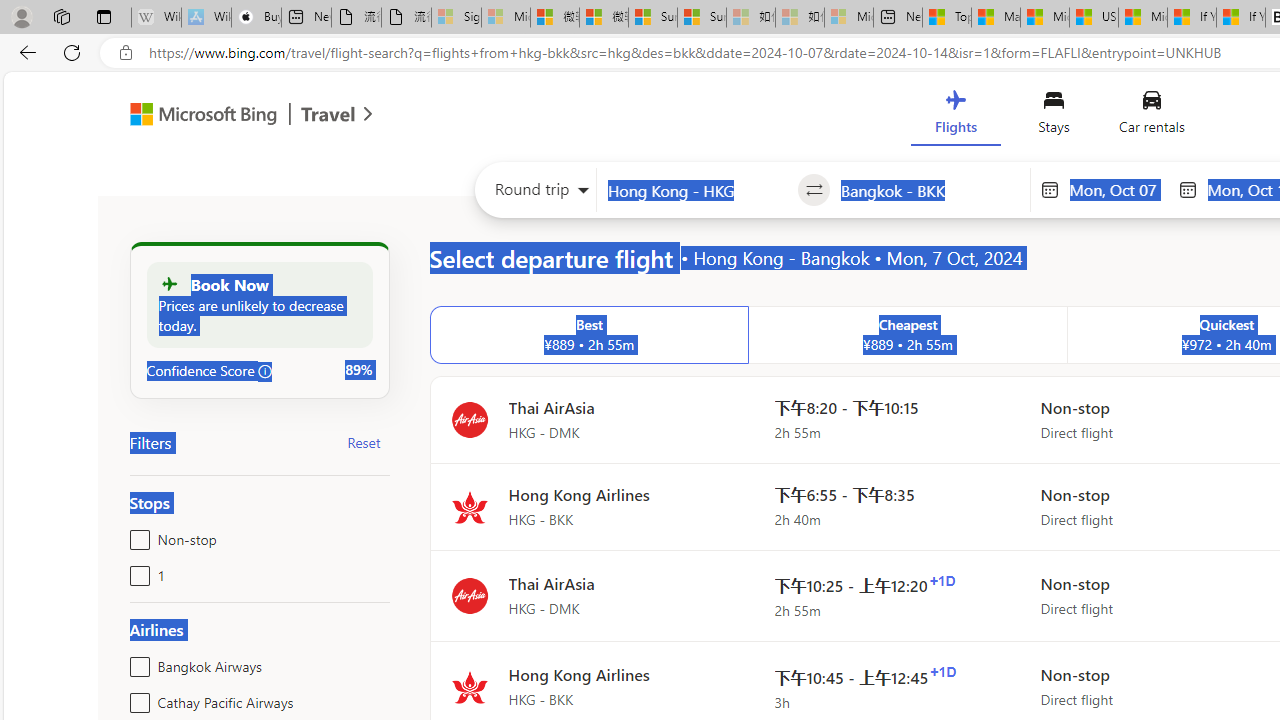 The height and width of the screenshot is (720, 1280). What do you see at coordinates (199, 114) in the screenshot?
I see `'Class: msft-bing-logo msft-bing-logo-desktop'` at bounding box center [199, 114].